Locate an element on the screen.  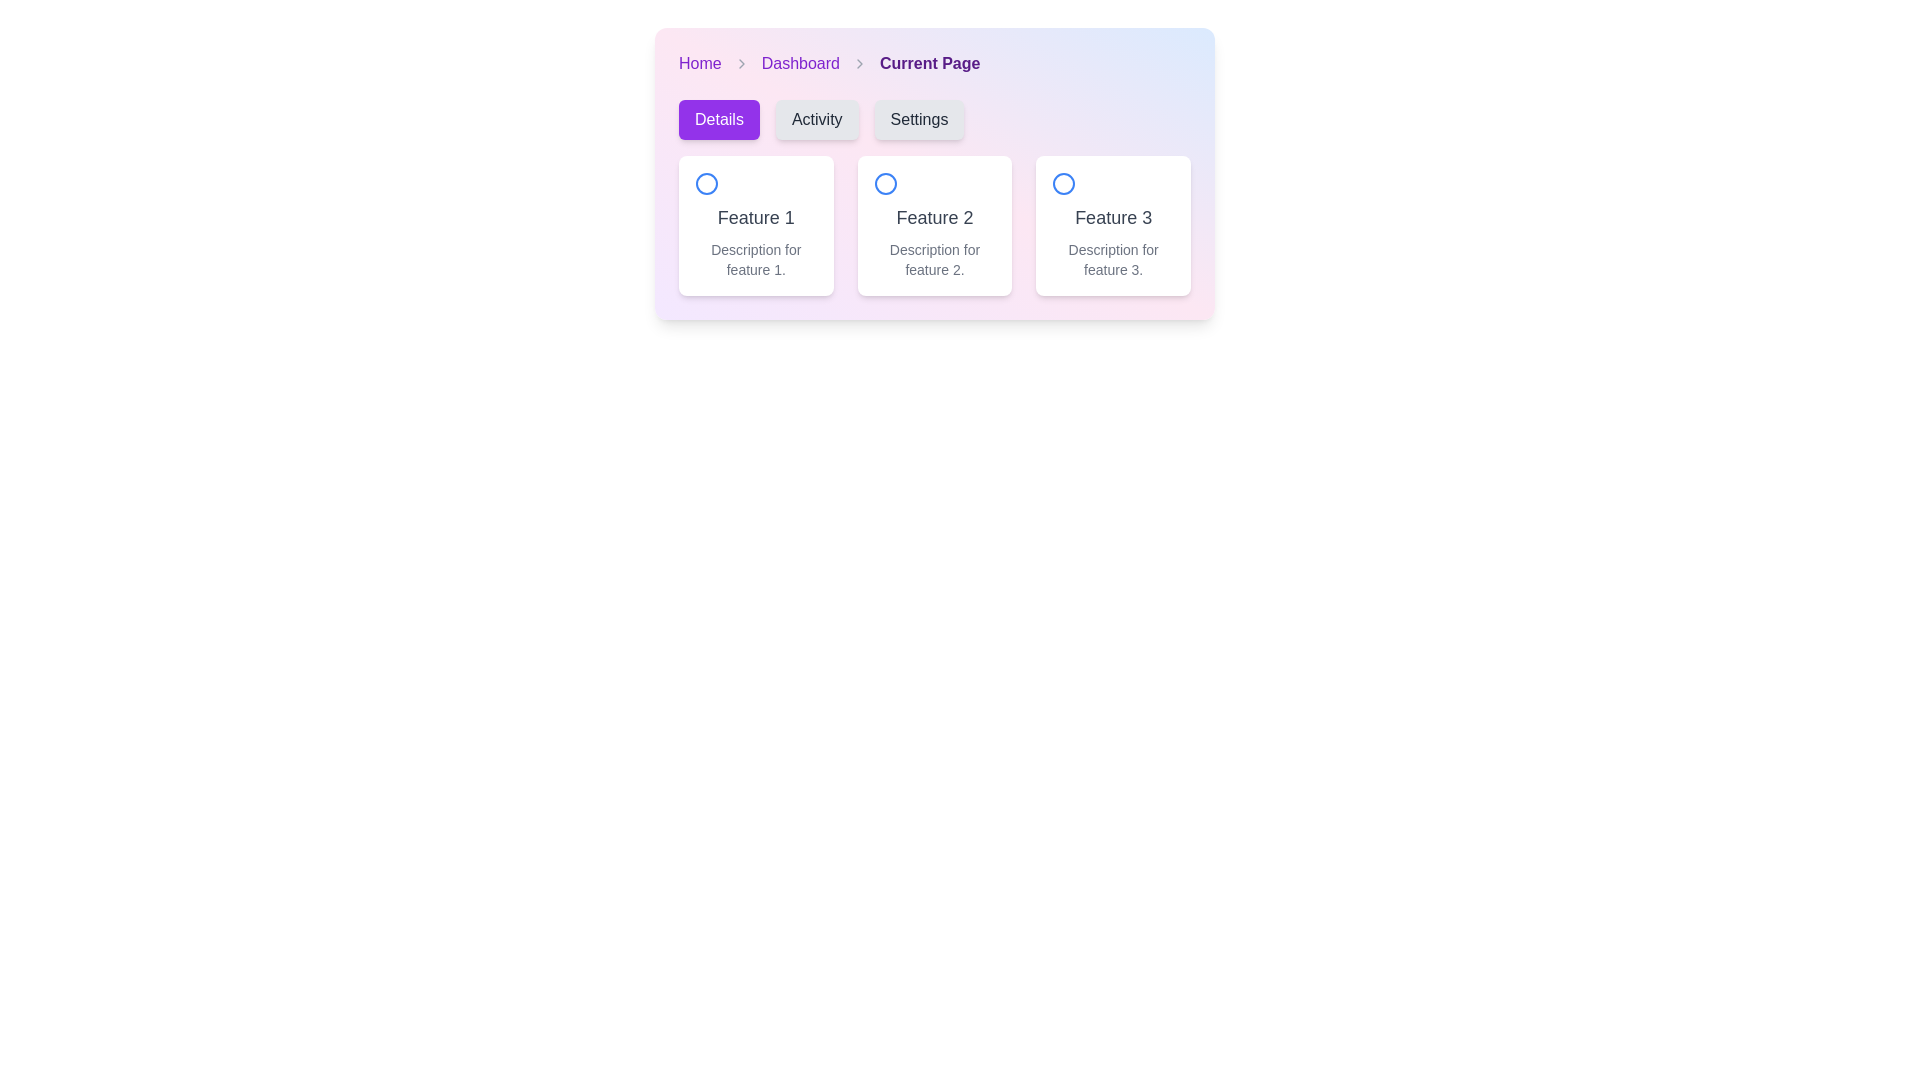
the first feature card located in the top-left corner of the grid layout is located at coordinates (755, 225).